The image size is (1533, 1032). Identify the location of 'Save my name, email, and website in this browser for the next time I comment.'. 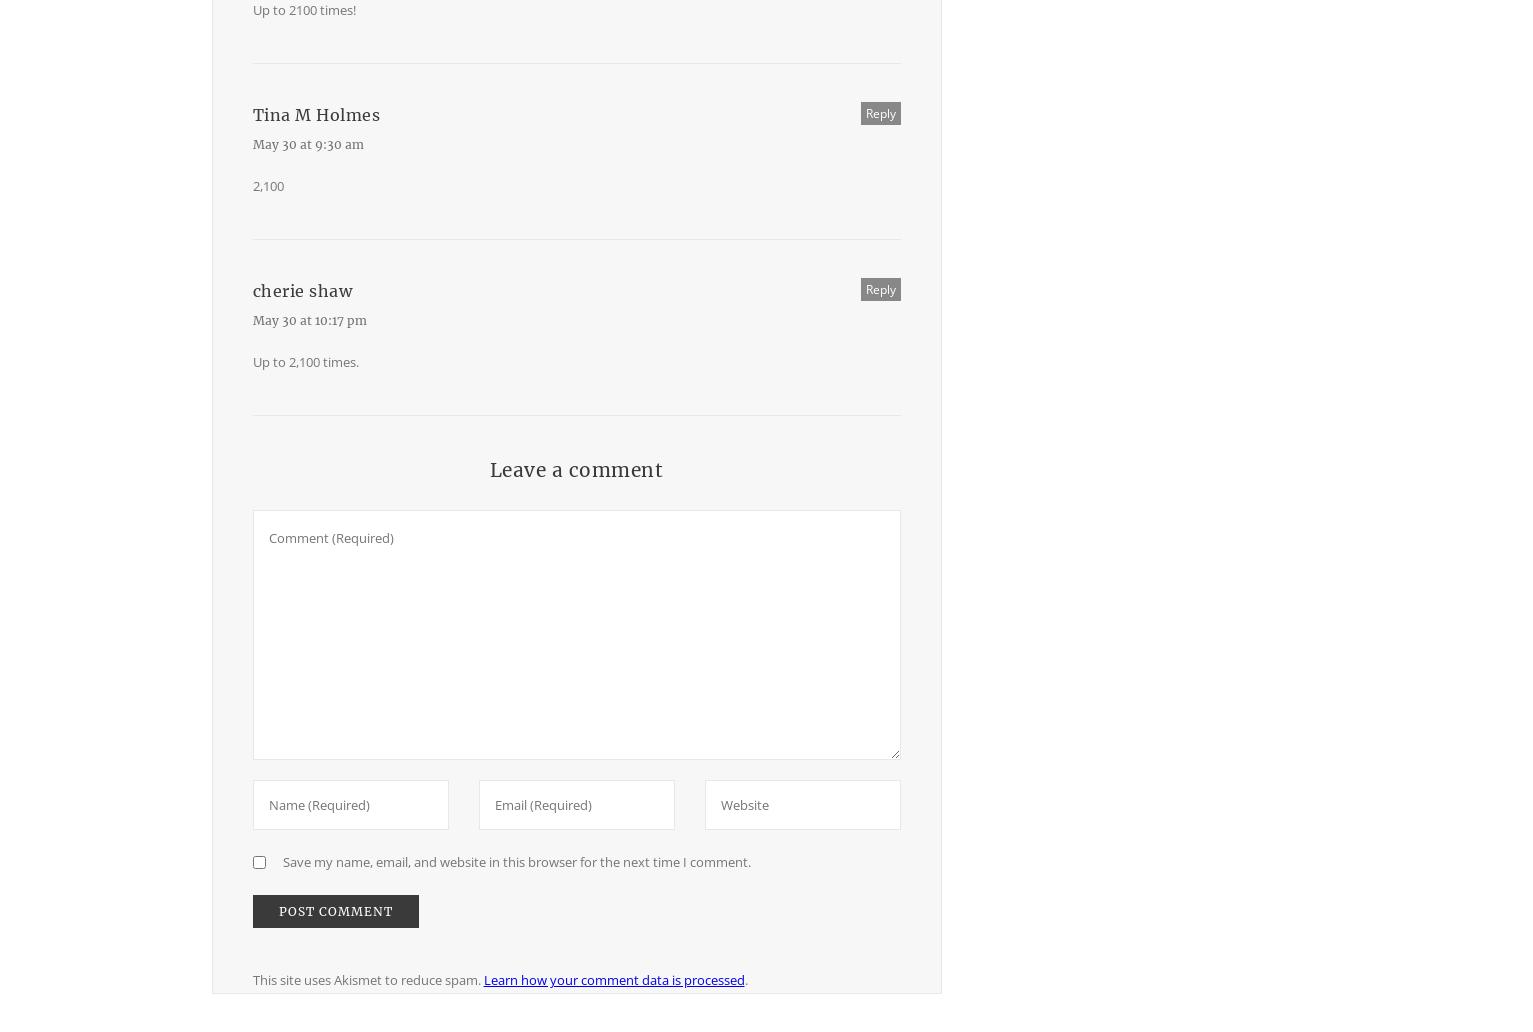
(282, 862).